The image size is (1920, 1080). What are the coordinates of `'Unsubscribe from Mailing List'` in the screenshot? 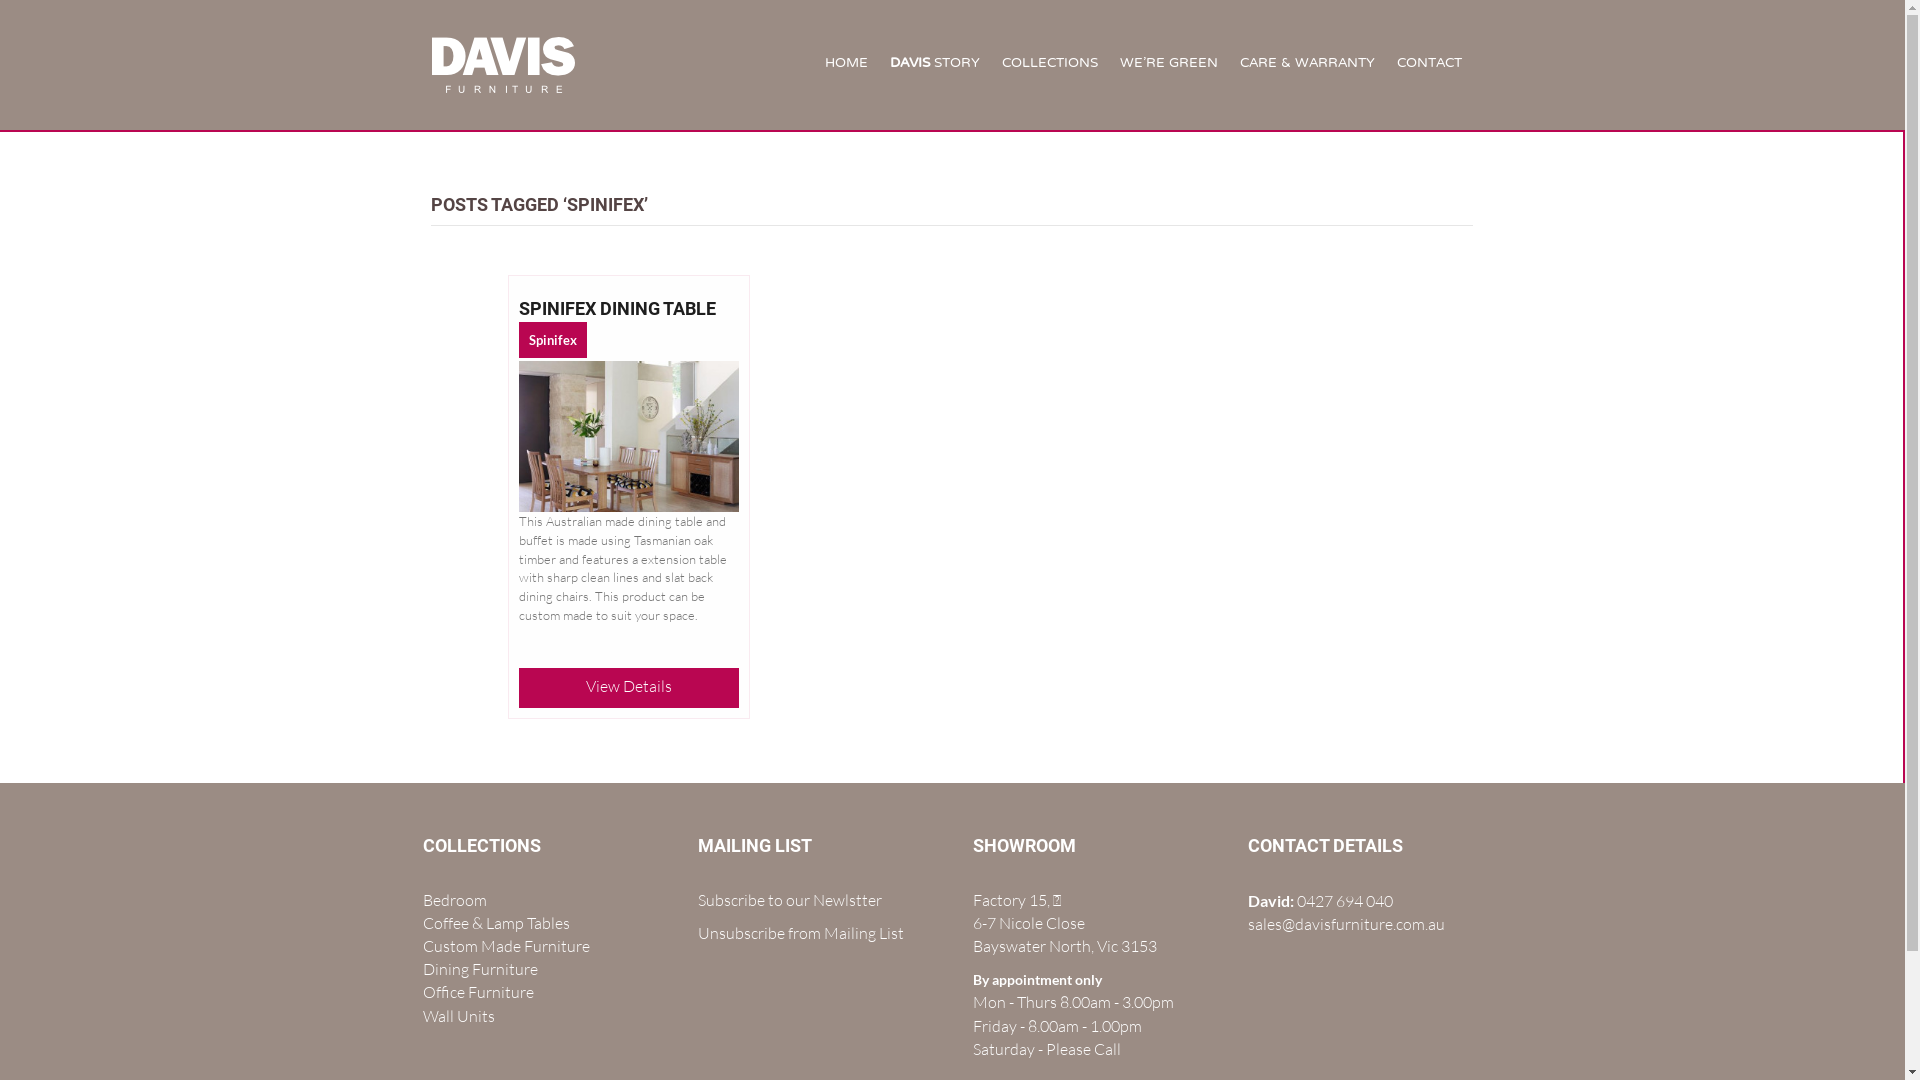 It's located at (801, 933).